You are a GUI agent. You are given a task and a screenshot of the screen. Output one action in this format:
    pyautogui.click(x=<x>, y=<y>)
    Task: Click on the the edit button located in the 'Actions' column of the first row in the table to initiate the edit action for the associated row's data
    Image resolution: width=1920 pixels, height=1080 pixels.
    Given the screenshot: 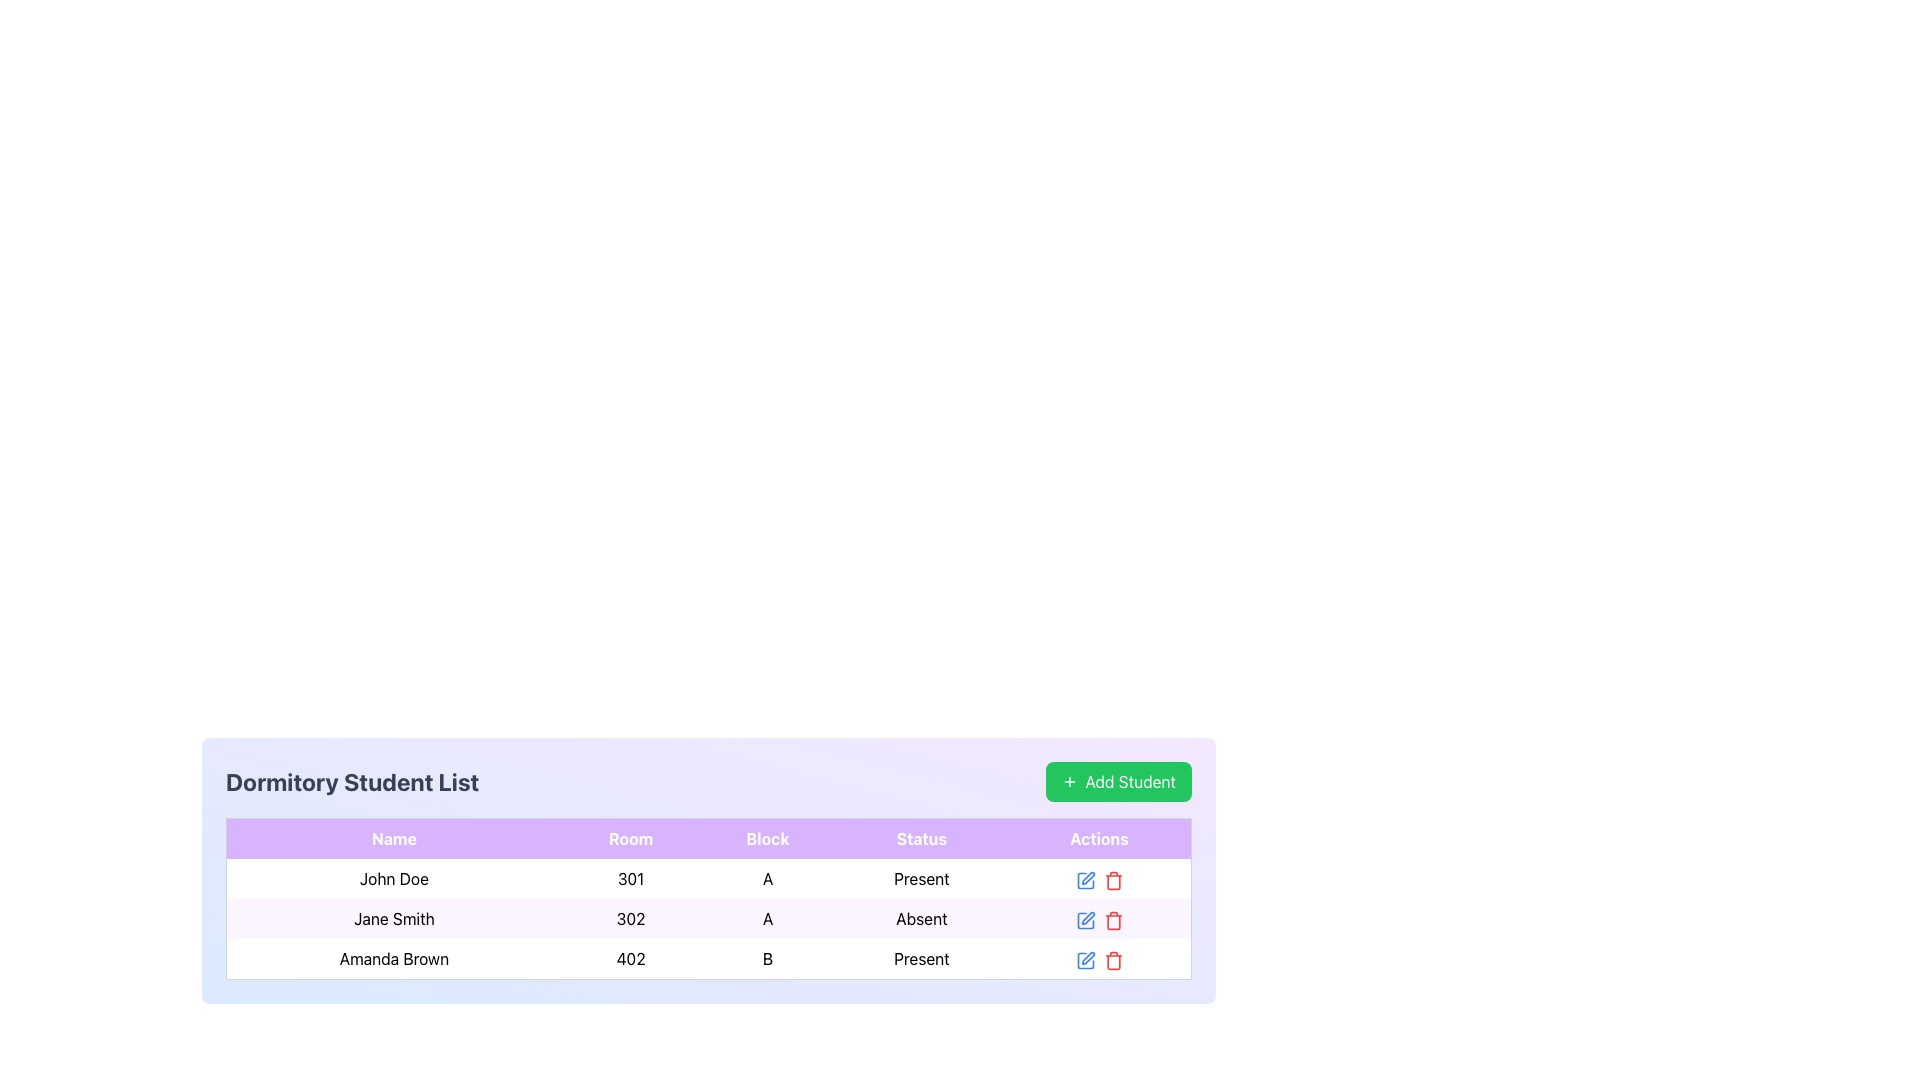 What is the action you would take?
    pyautogui.click(x=1084, y=878)
    